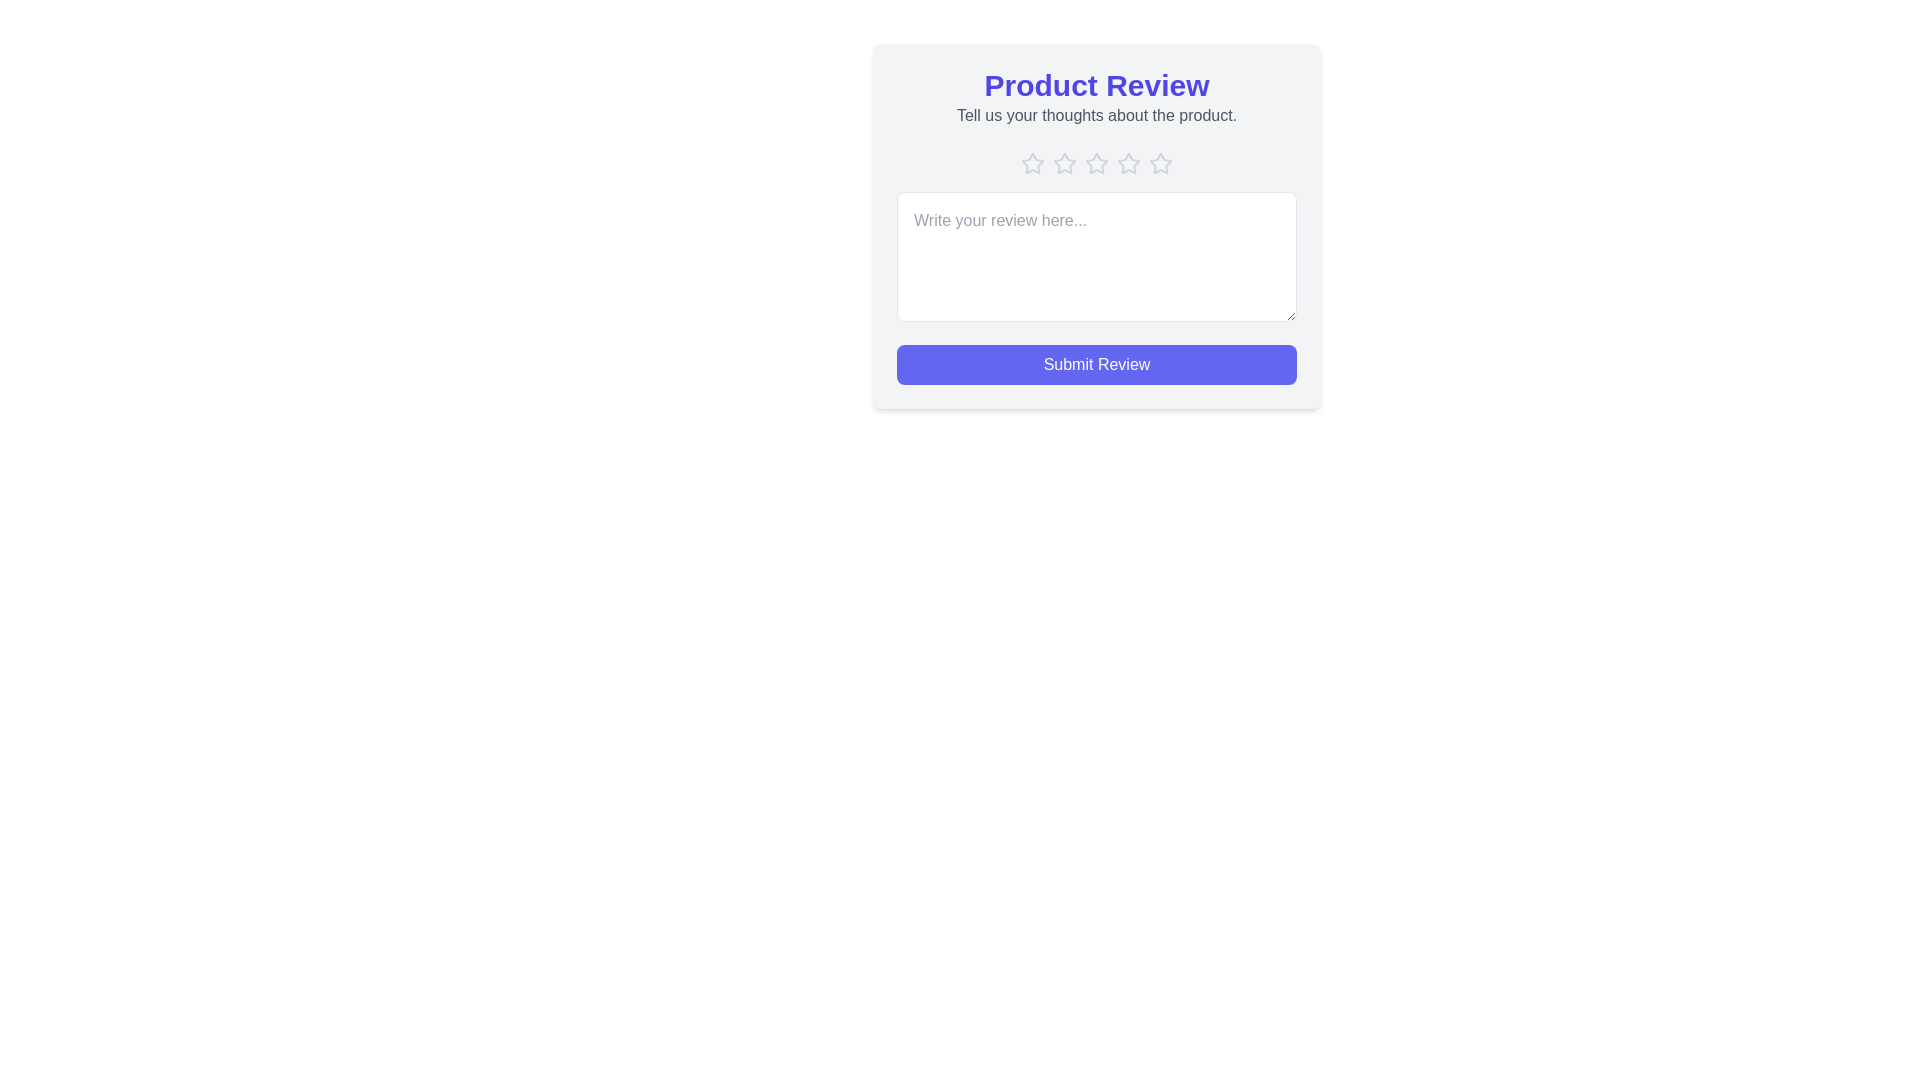 This screenshot has height=1080, width=1920. Describe the element at coordinates (1064, 163) in the screenshot. I see `the third star icon in the five-star rating component` at that location.